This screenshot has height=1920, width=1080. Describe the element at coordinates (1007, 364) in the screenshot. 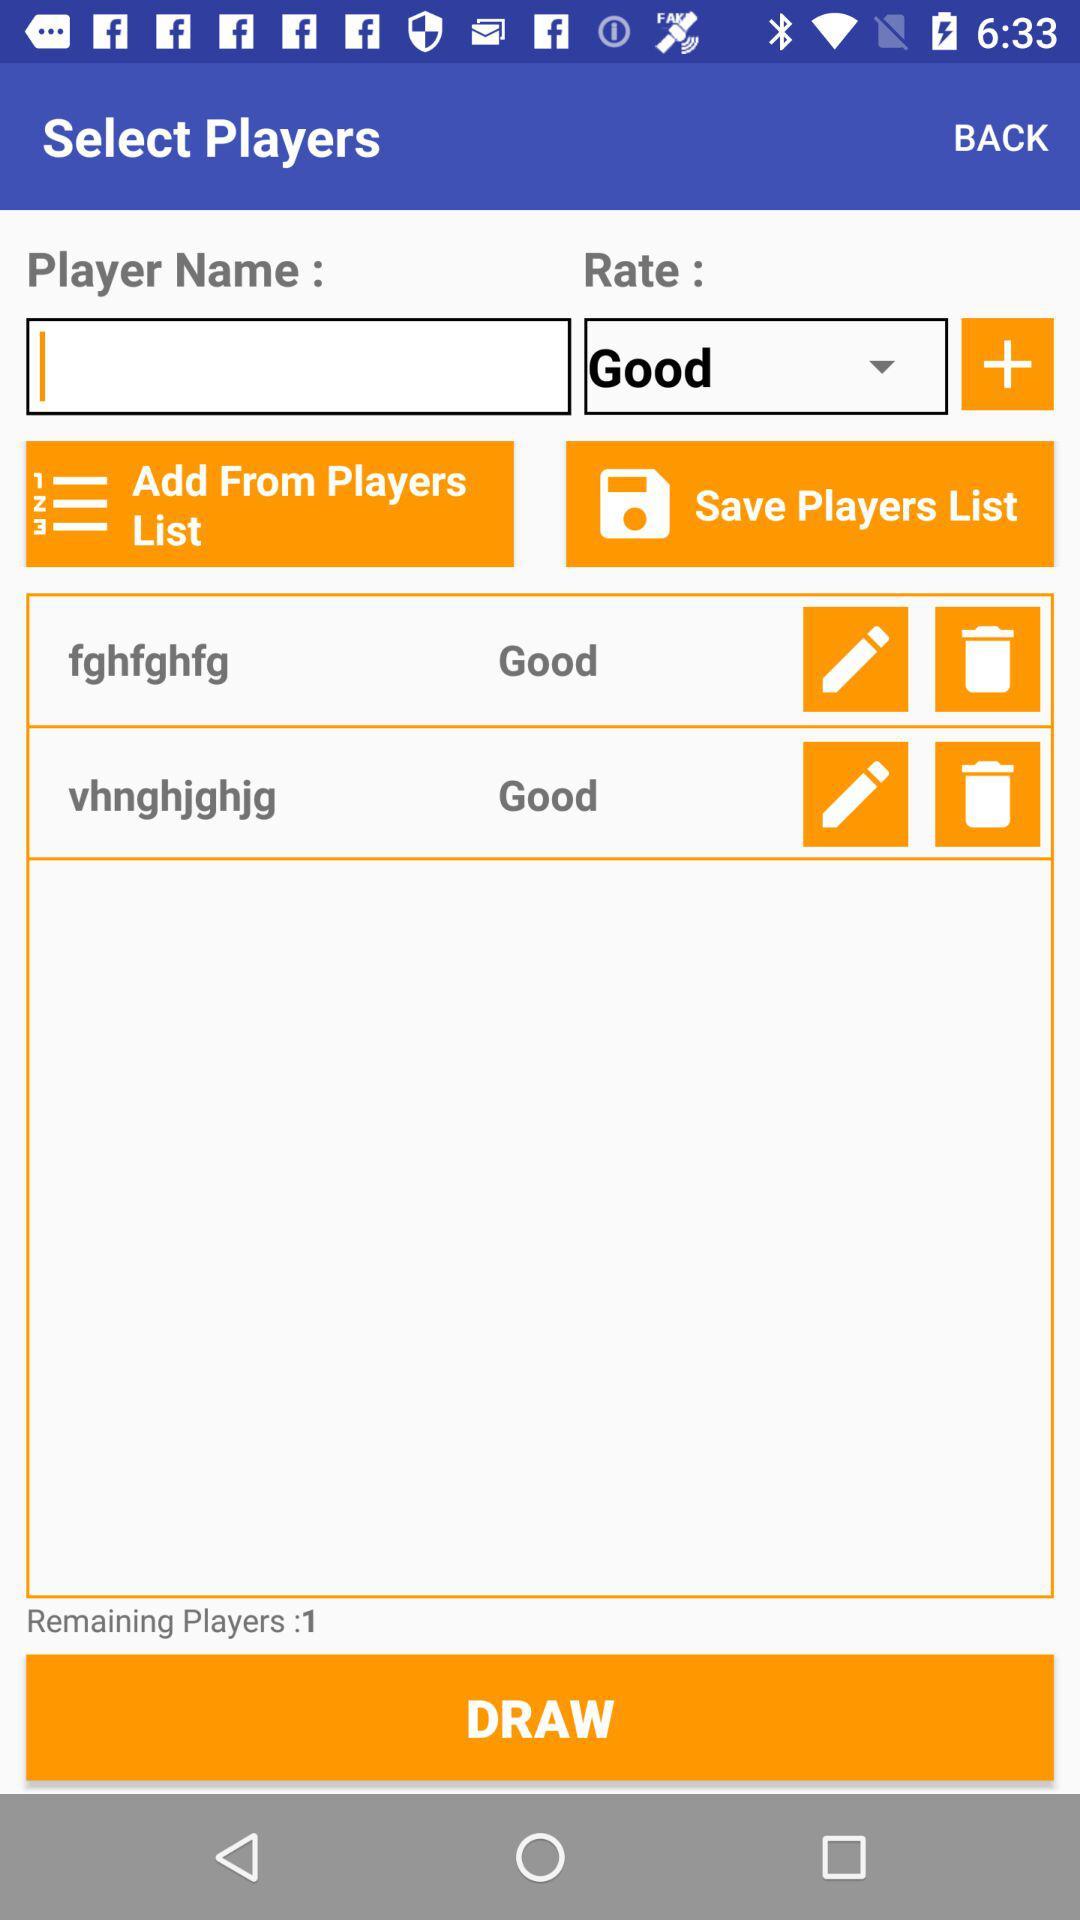

I see `the add icon` at that location.